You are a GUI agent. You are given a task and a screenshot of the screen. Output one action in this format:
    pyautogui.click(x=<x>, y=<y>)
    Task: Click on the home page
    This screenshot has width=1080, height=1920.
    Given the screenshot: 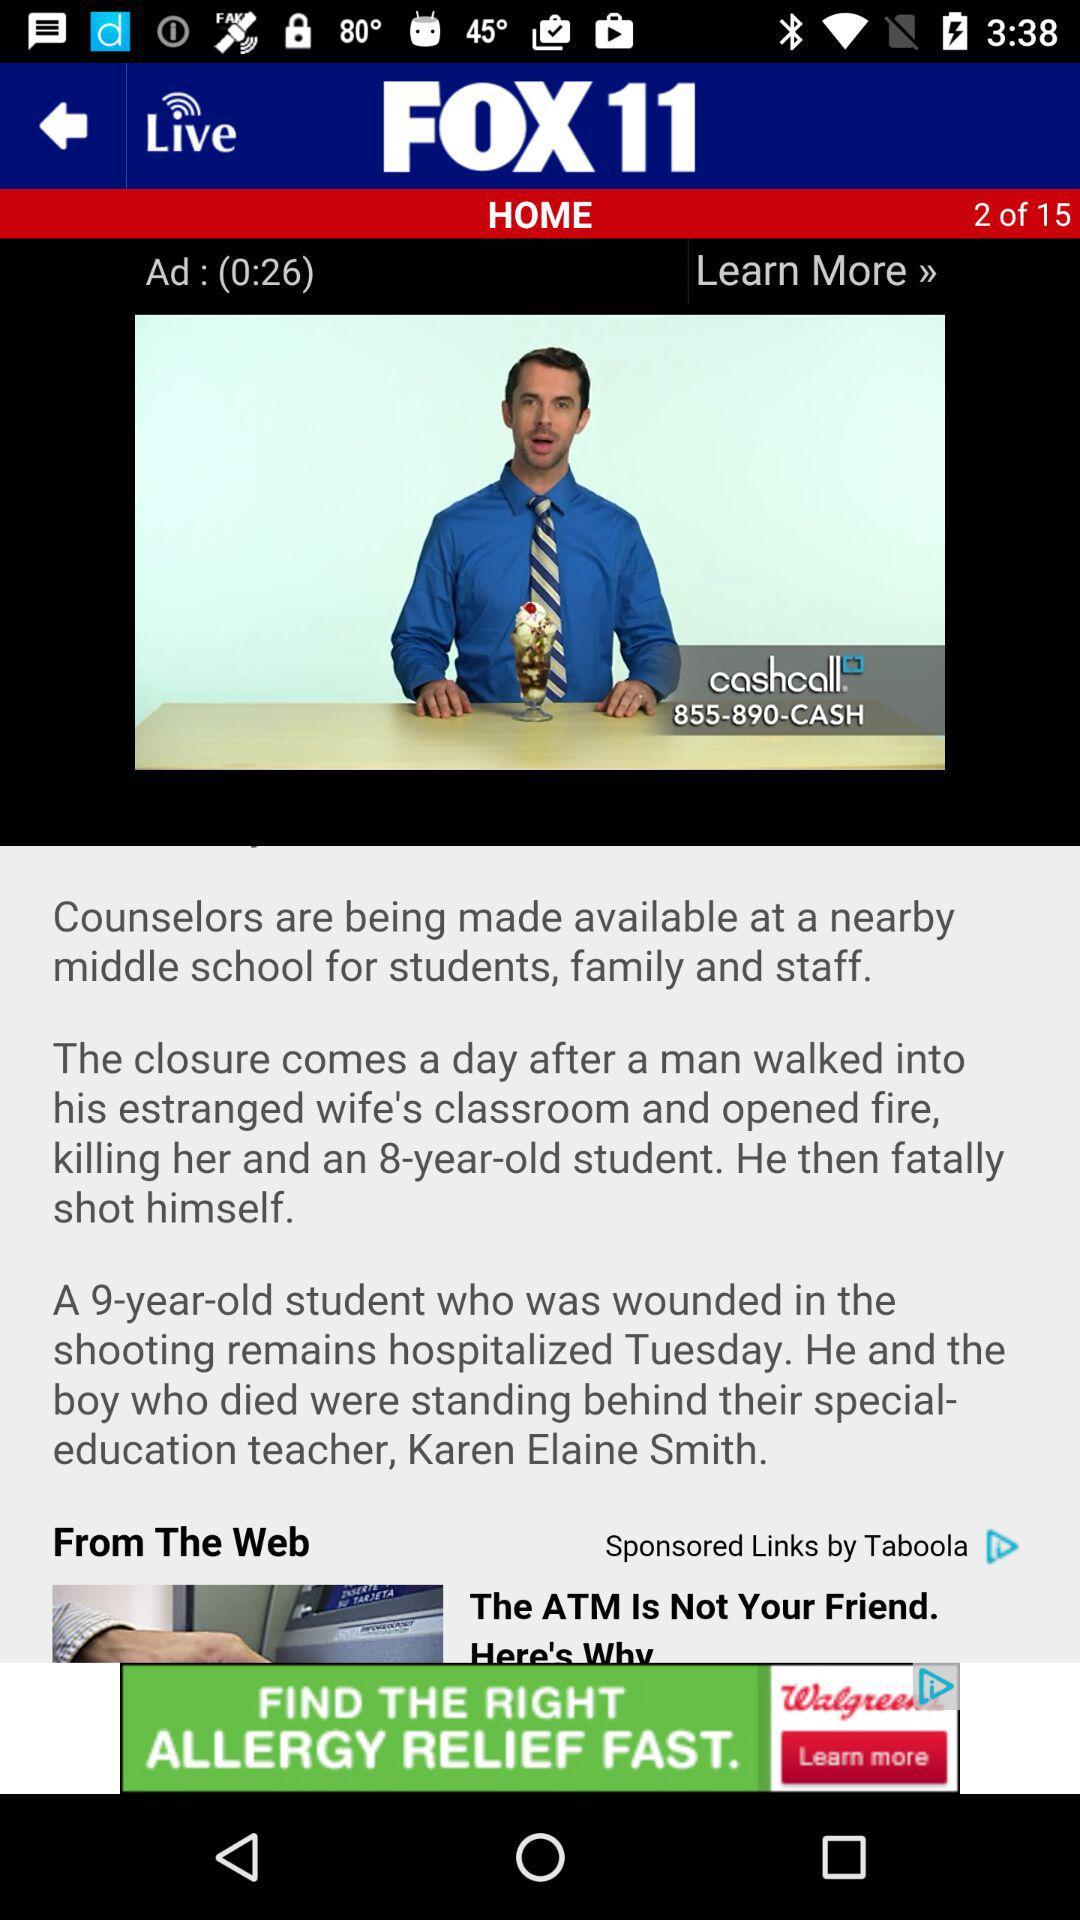 What is the action you would take?
    pyautogui.click(x=540, y=124)
    